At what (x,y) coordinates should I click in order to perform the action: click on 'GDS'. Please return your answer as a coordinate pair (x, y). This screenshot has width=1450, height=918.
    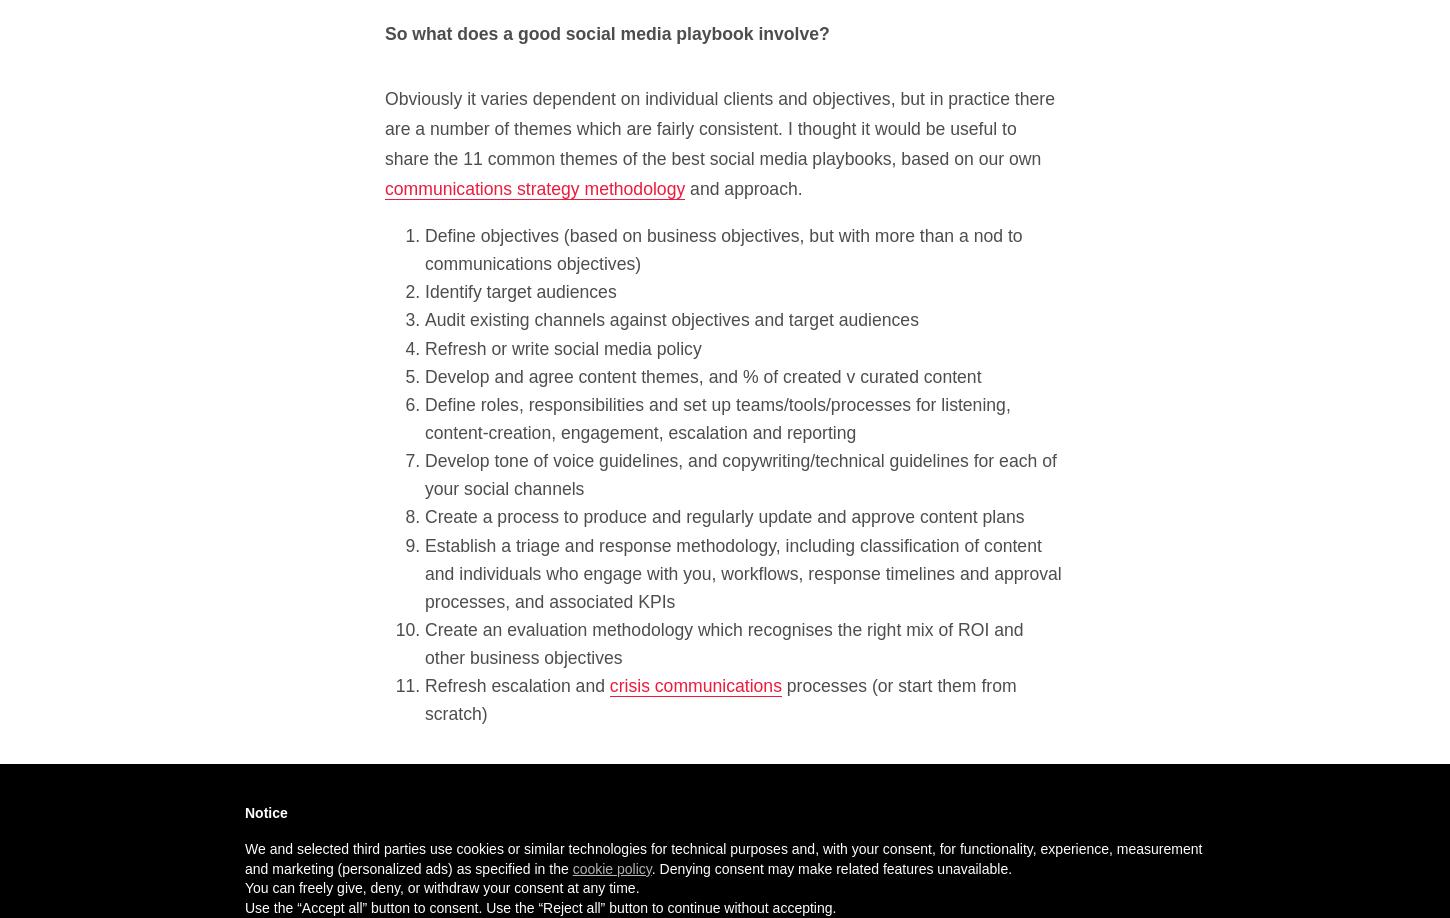
    Looking at the image, I should click on (920, 807).